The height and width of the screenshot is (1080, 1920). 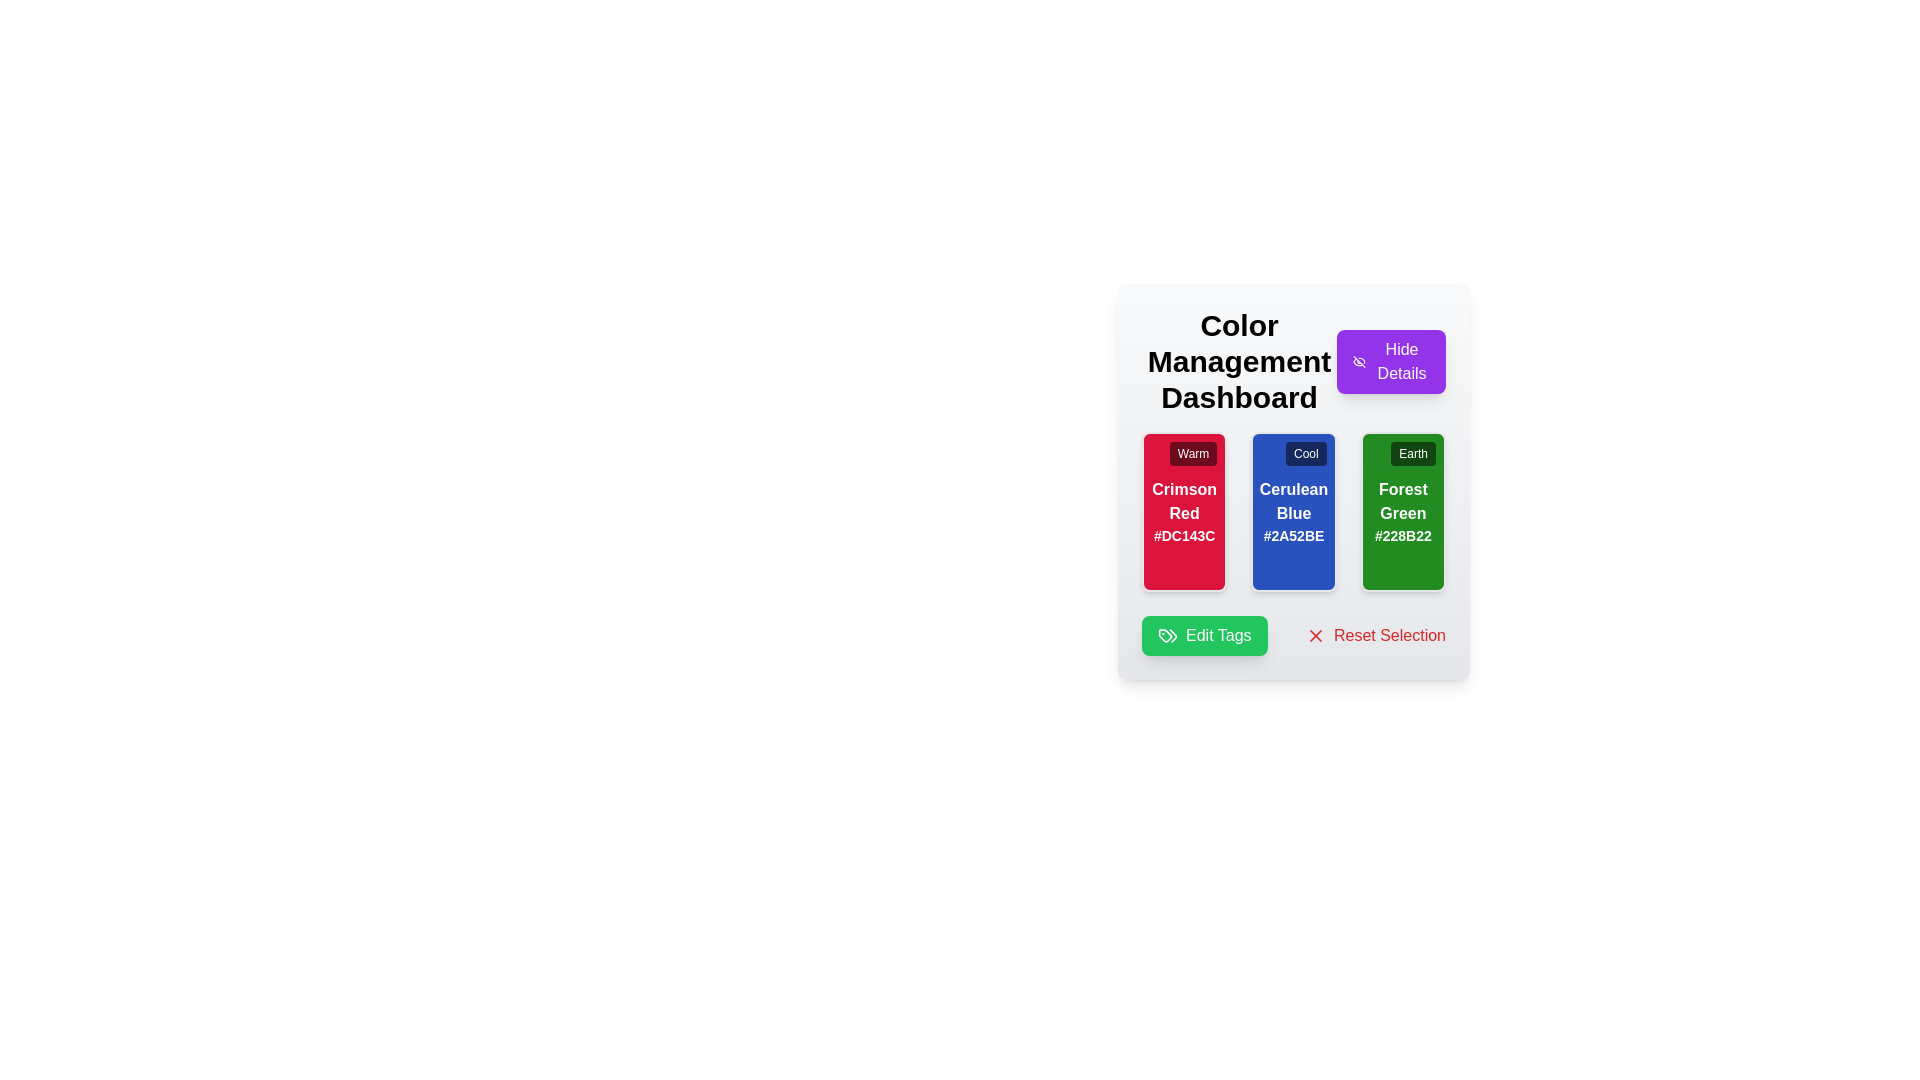 I want to click on the label displaying the color name 'Forest Green' located in the green themed box below the 'Color Management Dashboard', so click(x=1402, y=500).